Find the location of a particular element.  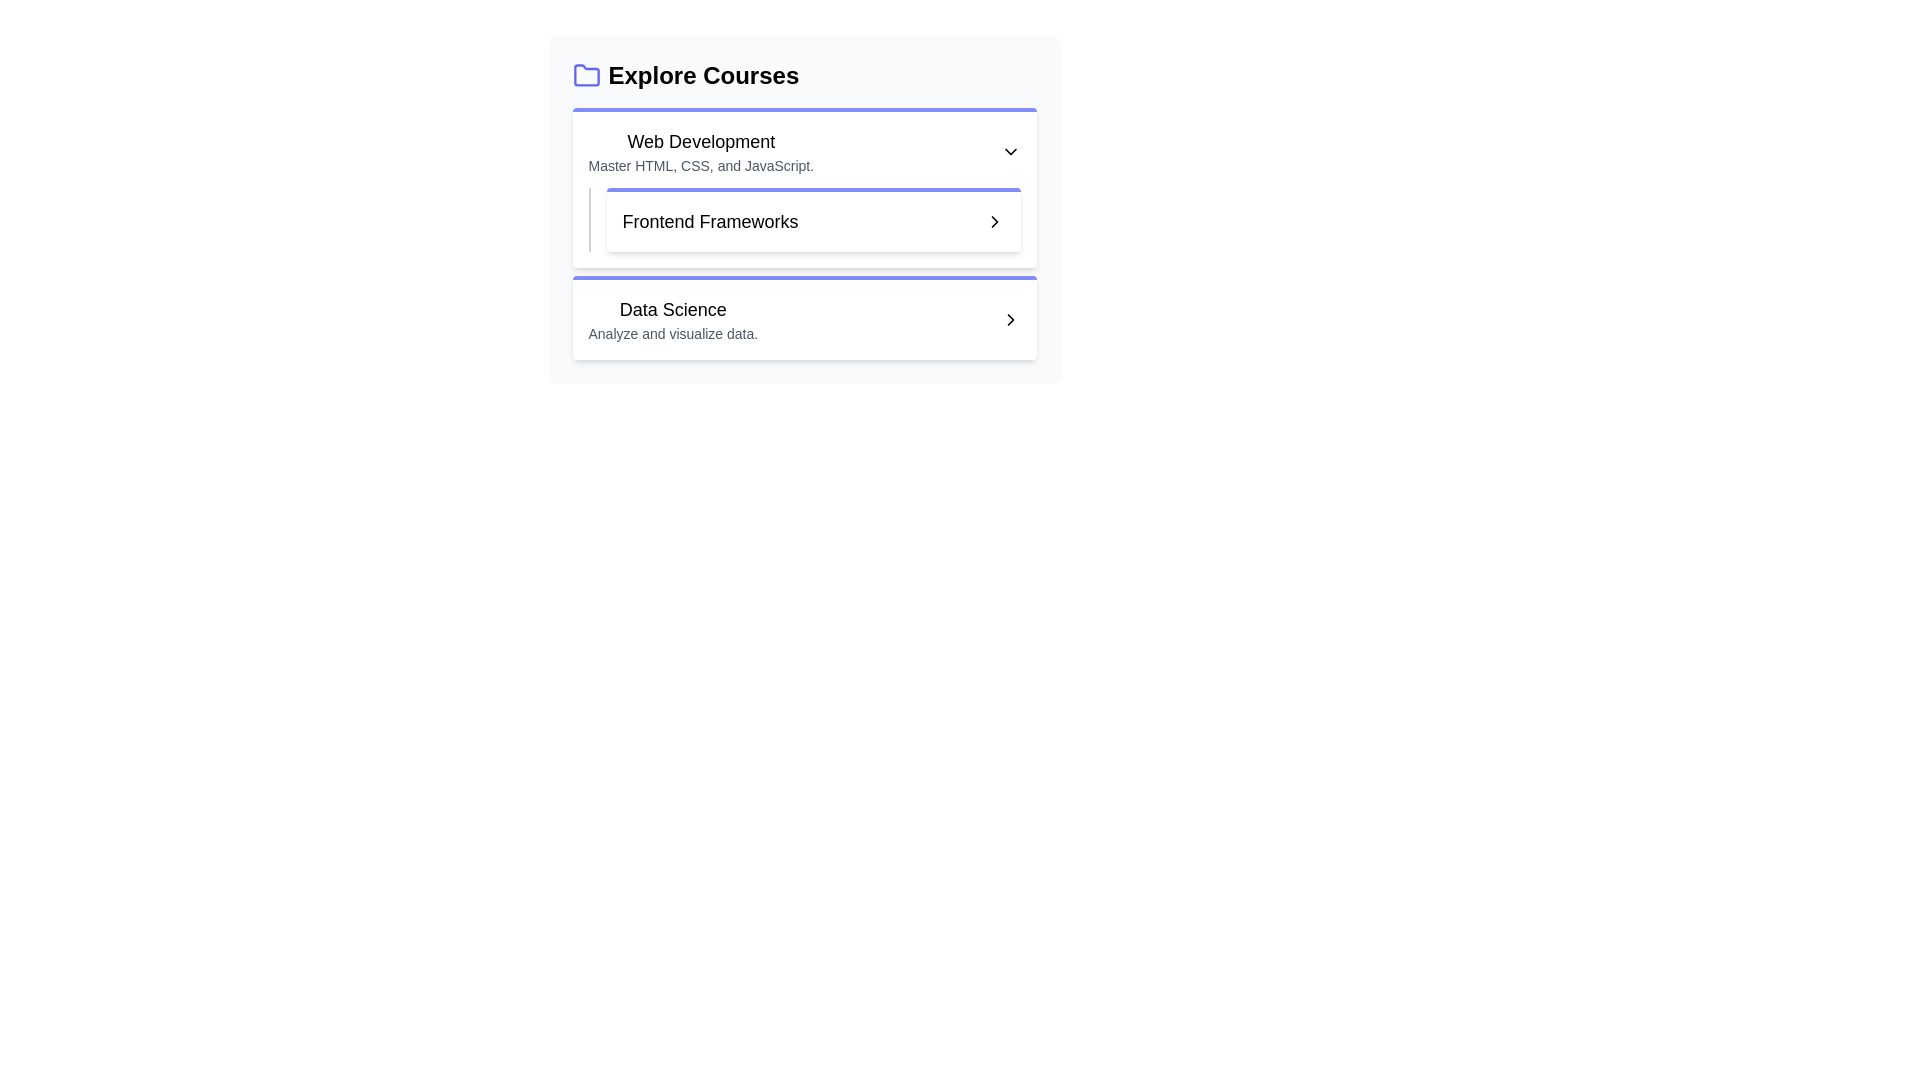

the right-arrow icon located on the far right side of the 'Frontend Frameworks' label within the 'Web Development' section is located at coordinates (994, 222).